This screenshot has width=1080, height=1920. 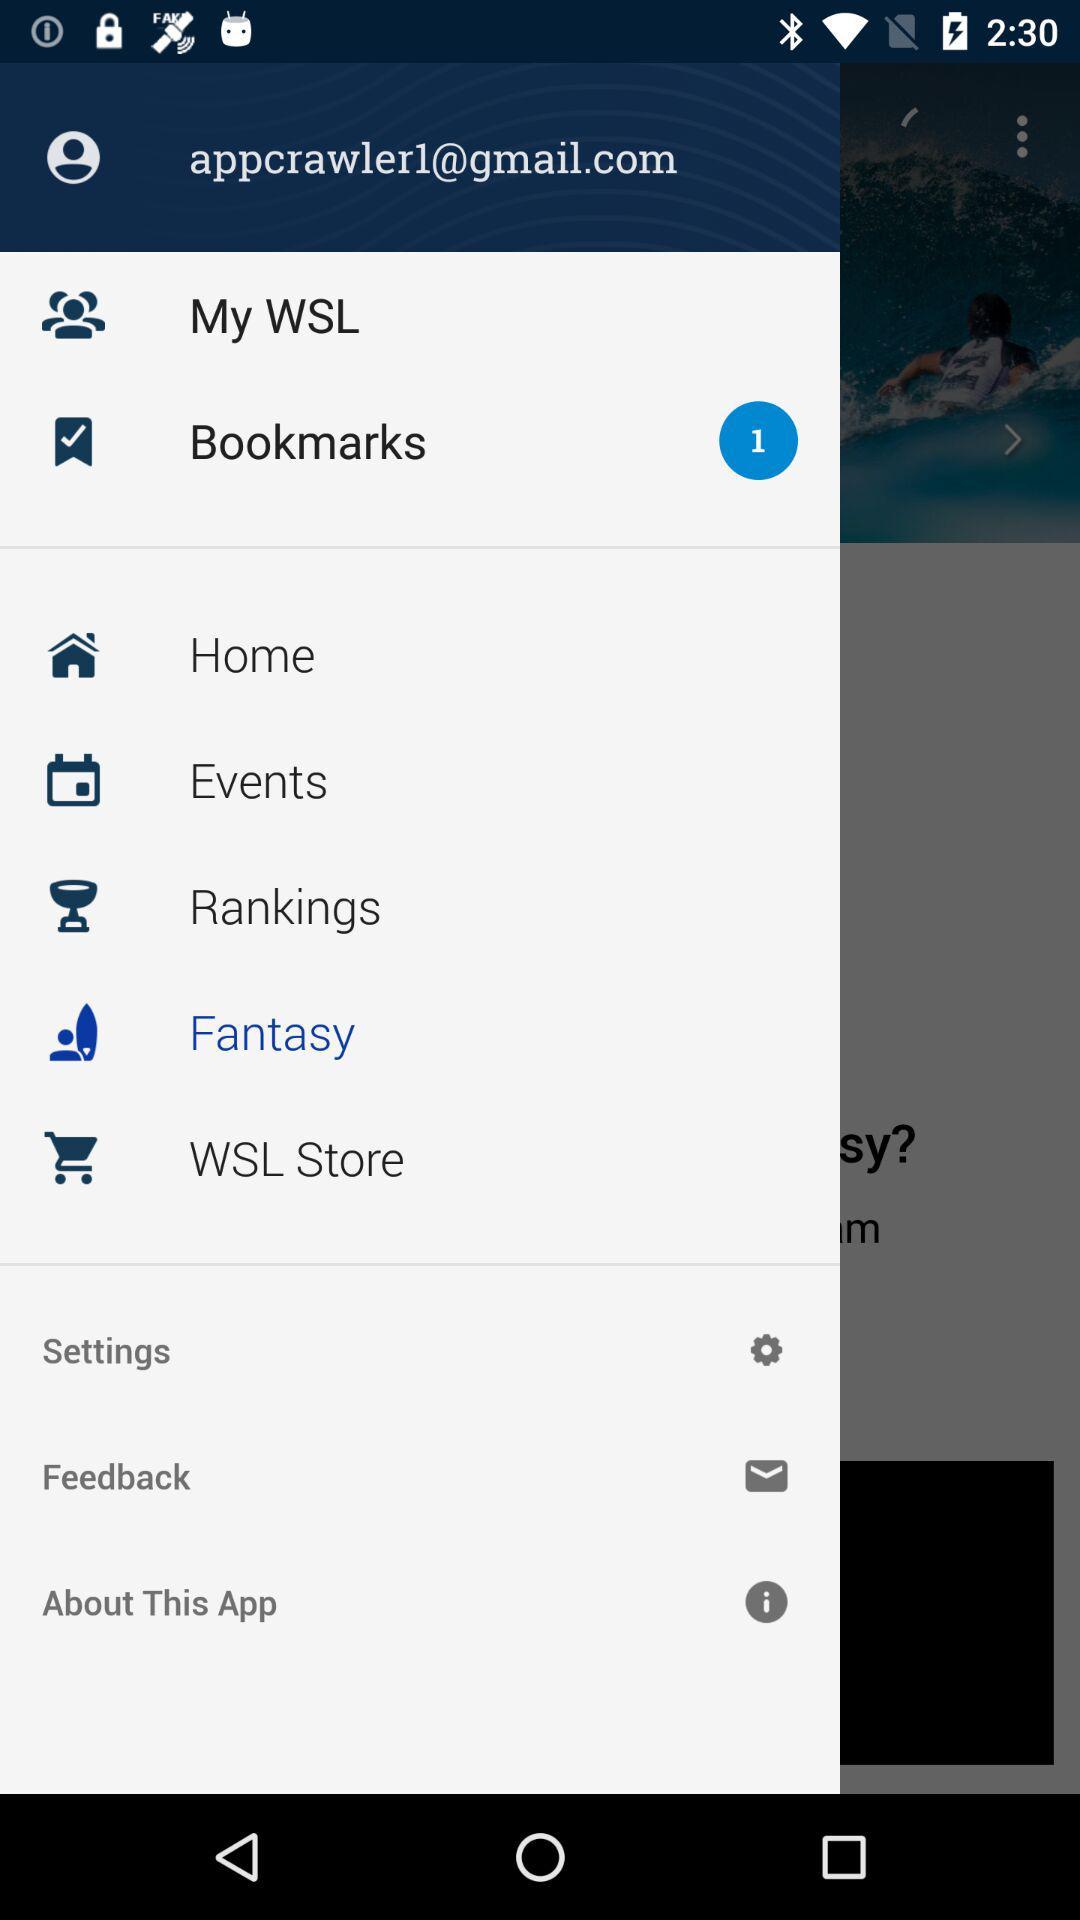 What do you see at coordinates (72, 438) in the screenshot?
I see `the volume icon` at bounding box center [72, 438].